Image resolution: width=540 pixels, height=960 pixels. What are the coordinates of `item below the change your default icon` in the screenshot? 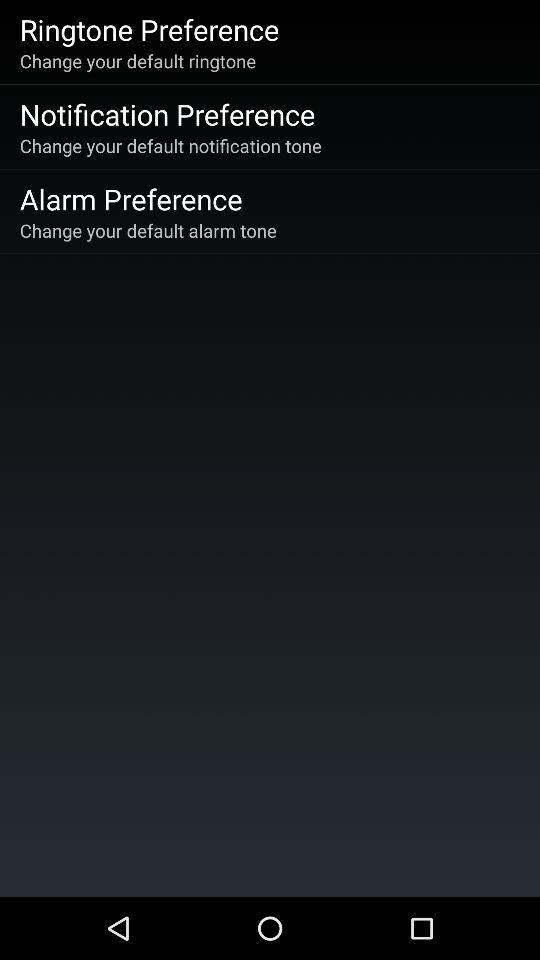 It's located at (131, 198).